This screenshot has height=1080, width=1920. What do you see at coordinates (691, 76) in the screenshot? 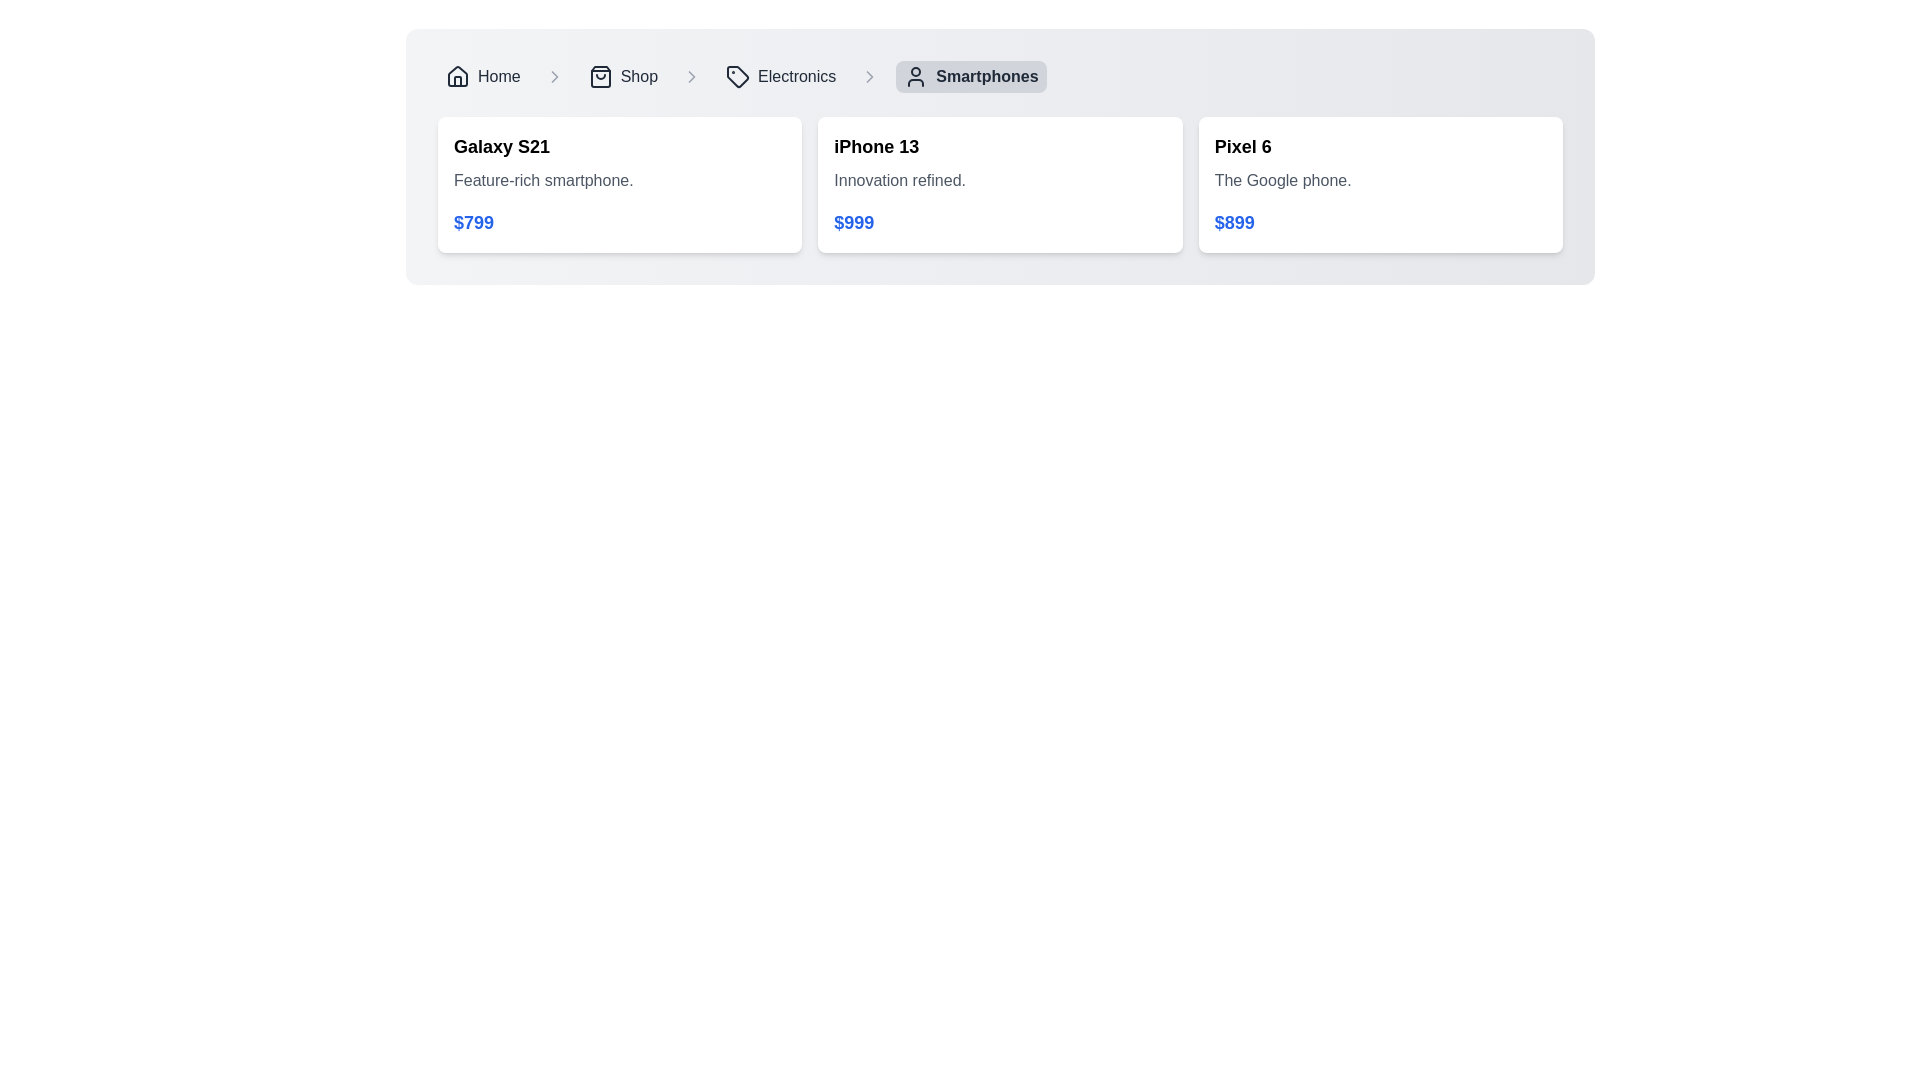
I see `the right-pointing chevron icon in the breadcrumb navigation bar, positioned between the 'Electronics' label and the next segment` at bounding box center [691, 76].